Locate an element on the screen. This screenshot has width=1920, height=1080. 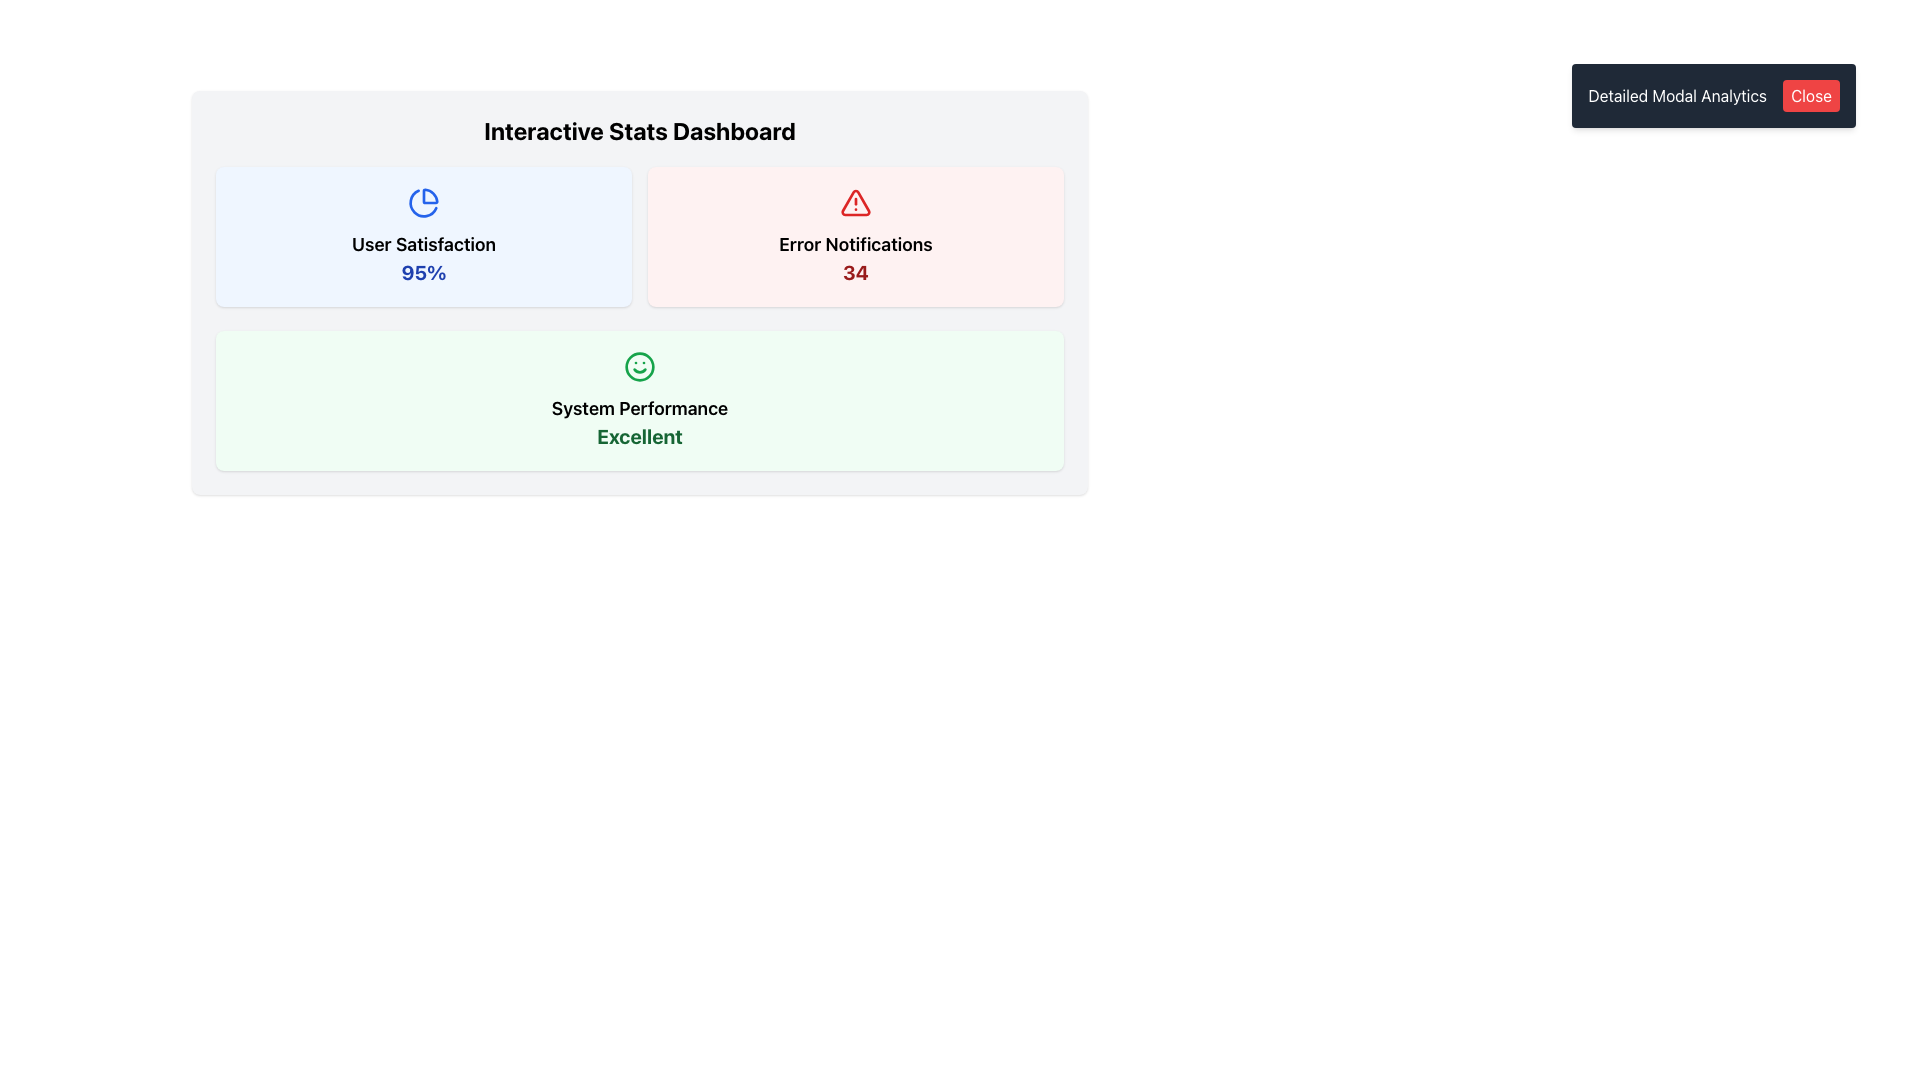
the bold title 'Interactive Stats Dashboard' which is centrally aligned at the top of the panel is located at coordinates (638, 131).